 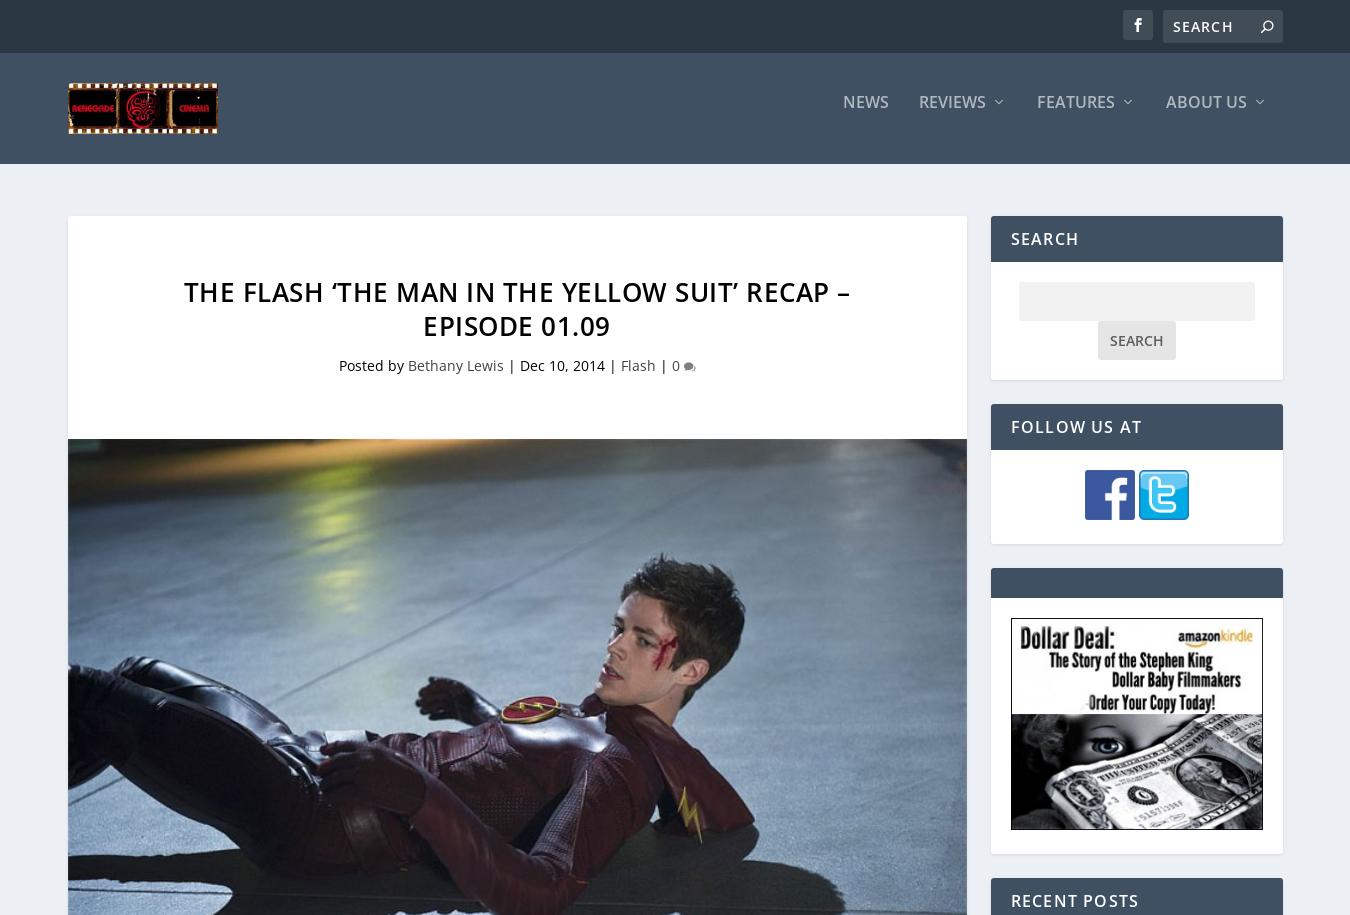 I want to click on 'A King’s Ransom', so click(x=1107, y=419).